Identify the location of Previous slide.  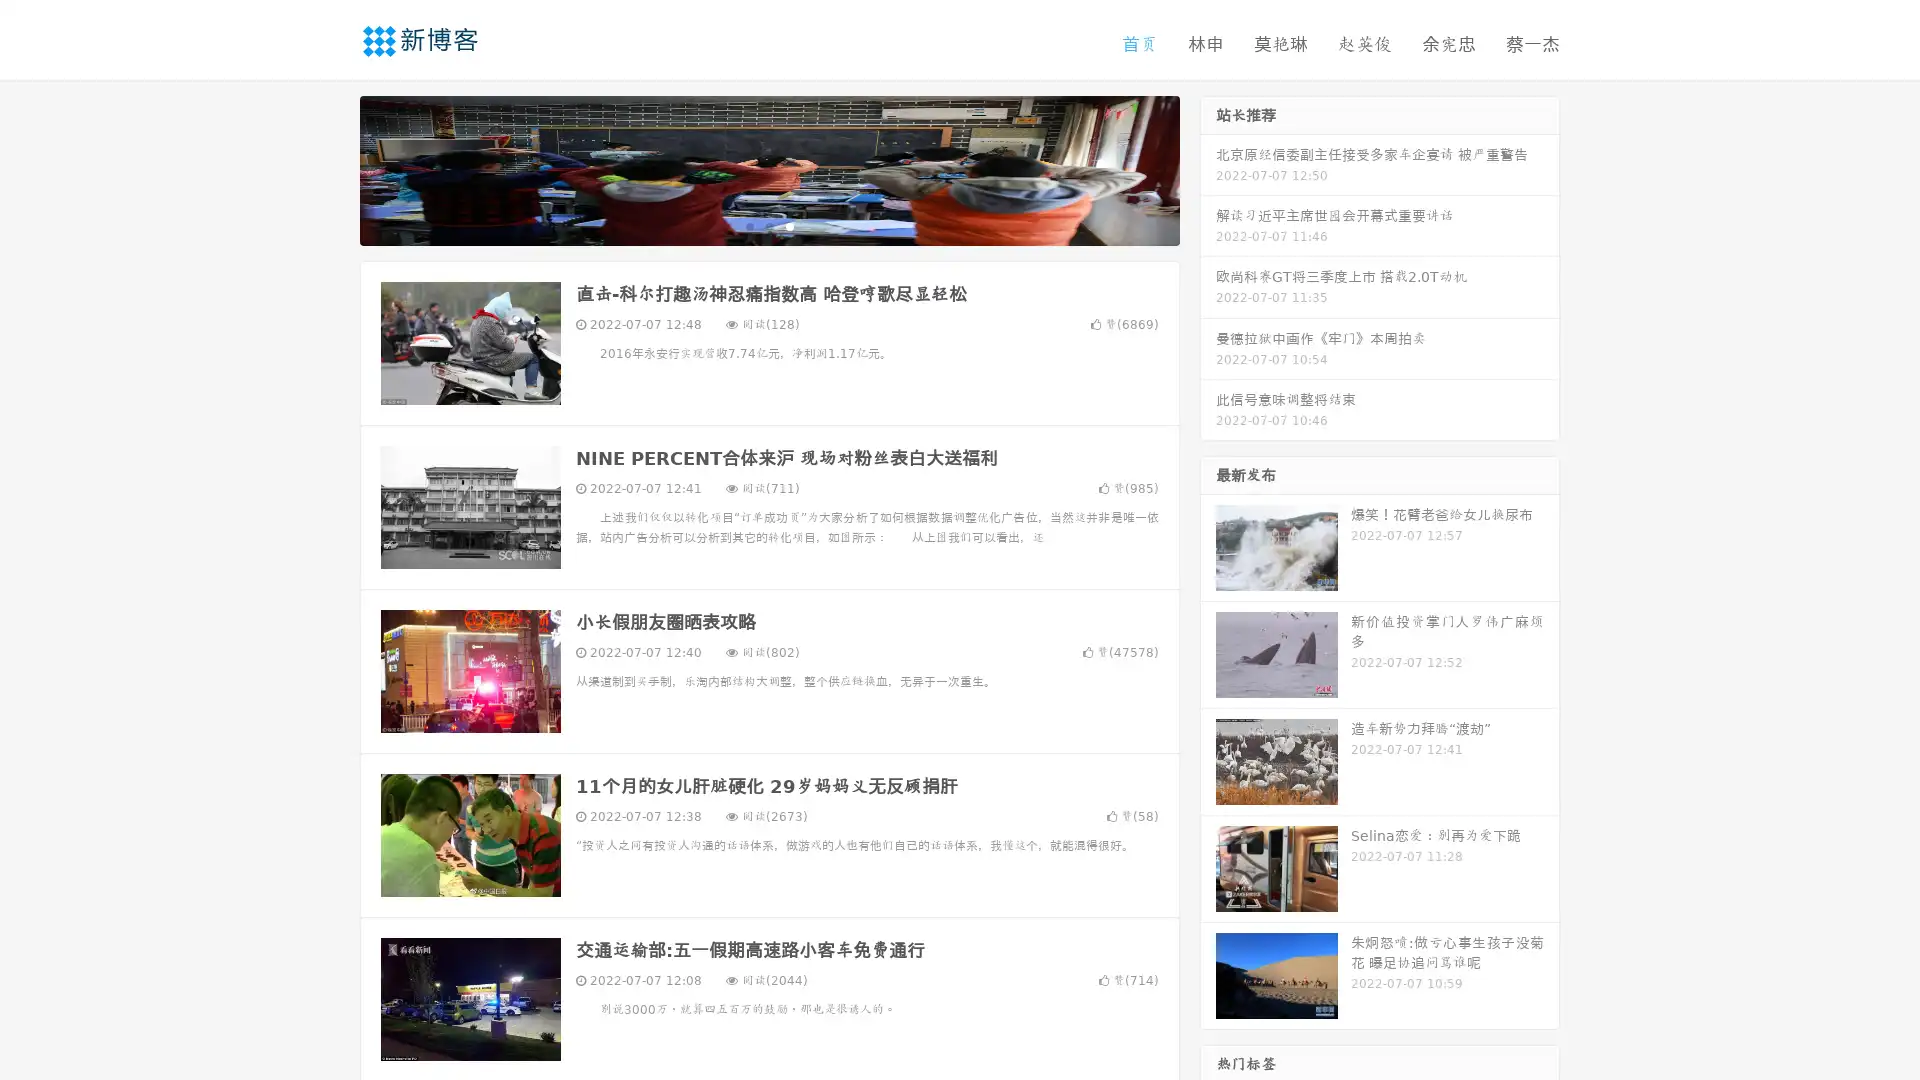
(330, 168).